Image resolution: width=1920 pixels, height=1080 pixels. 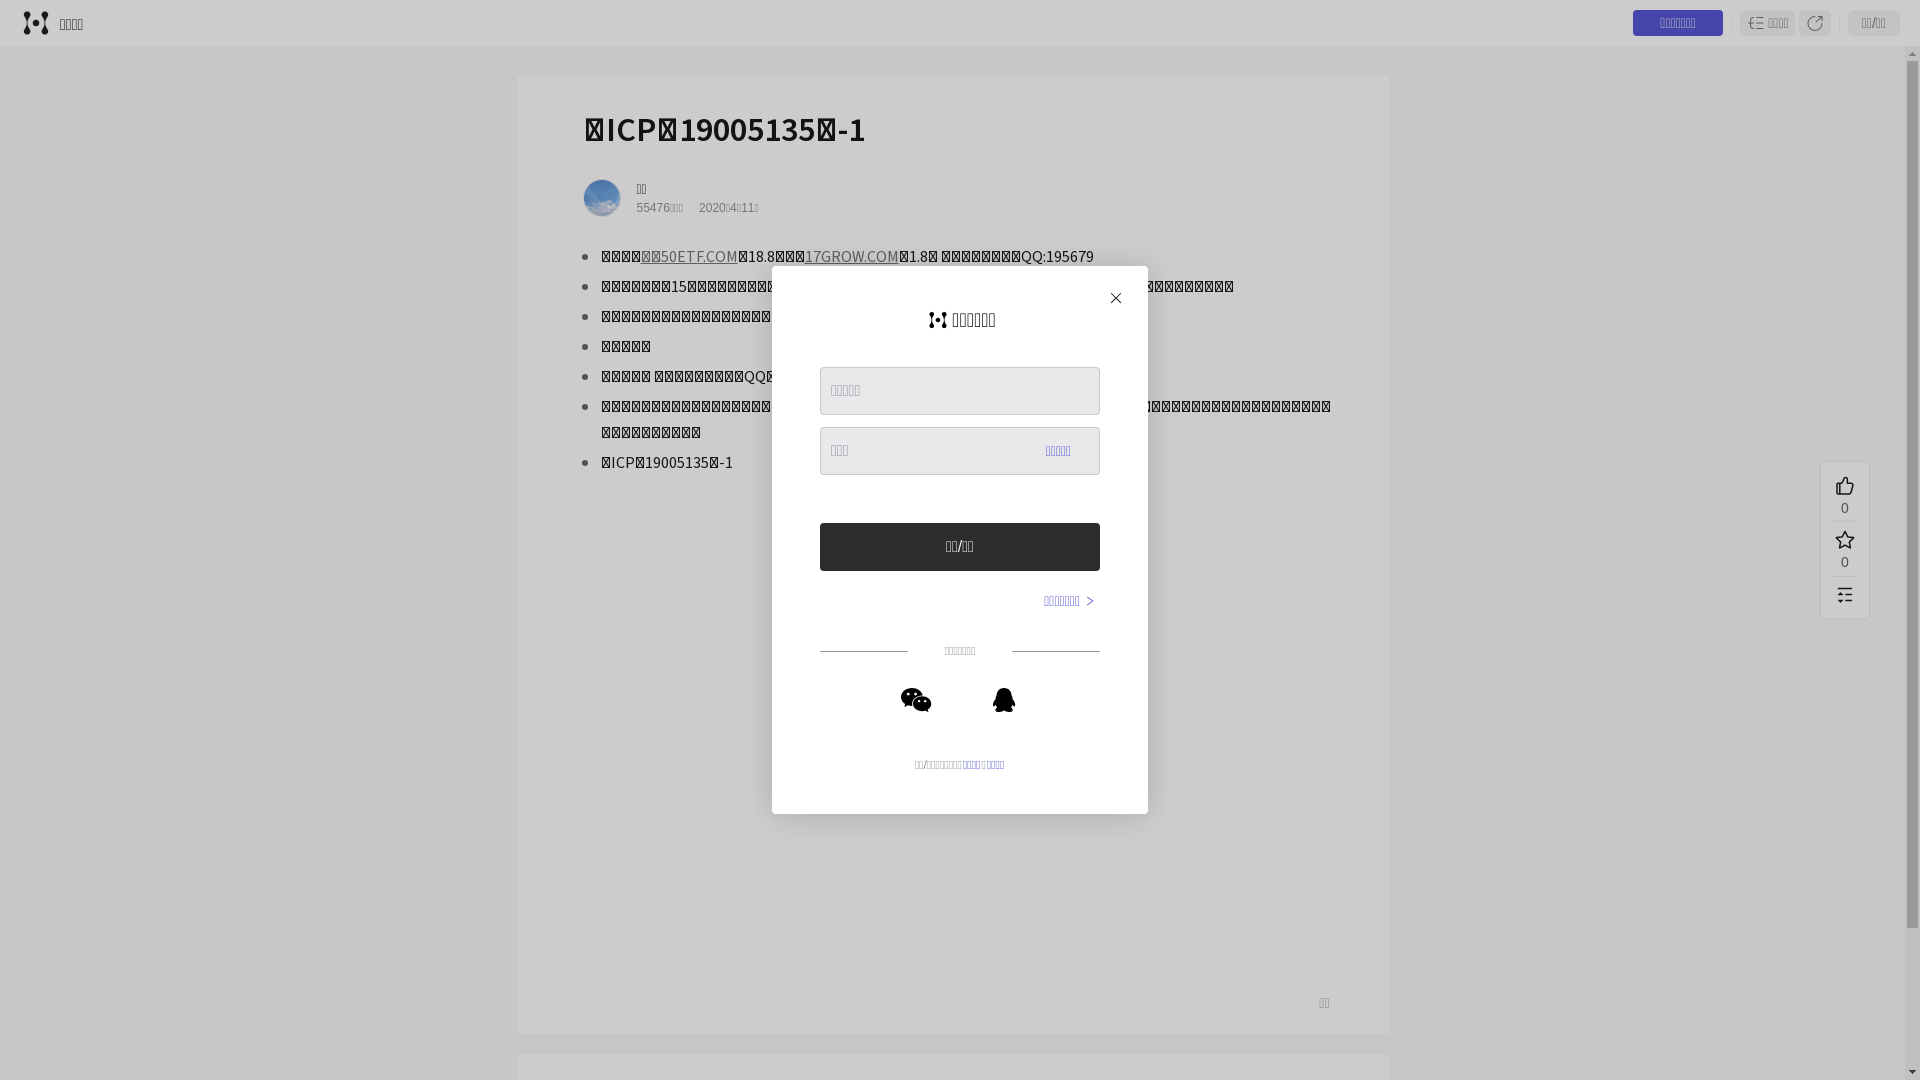 I want to click on '17GROW.COM', so click(x=804, y=256).